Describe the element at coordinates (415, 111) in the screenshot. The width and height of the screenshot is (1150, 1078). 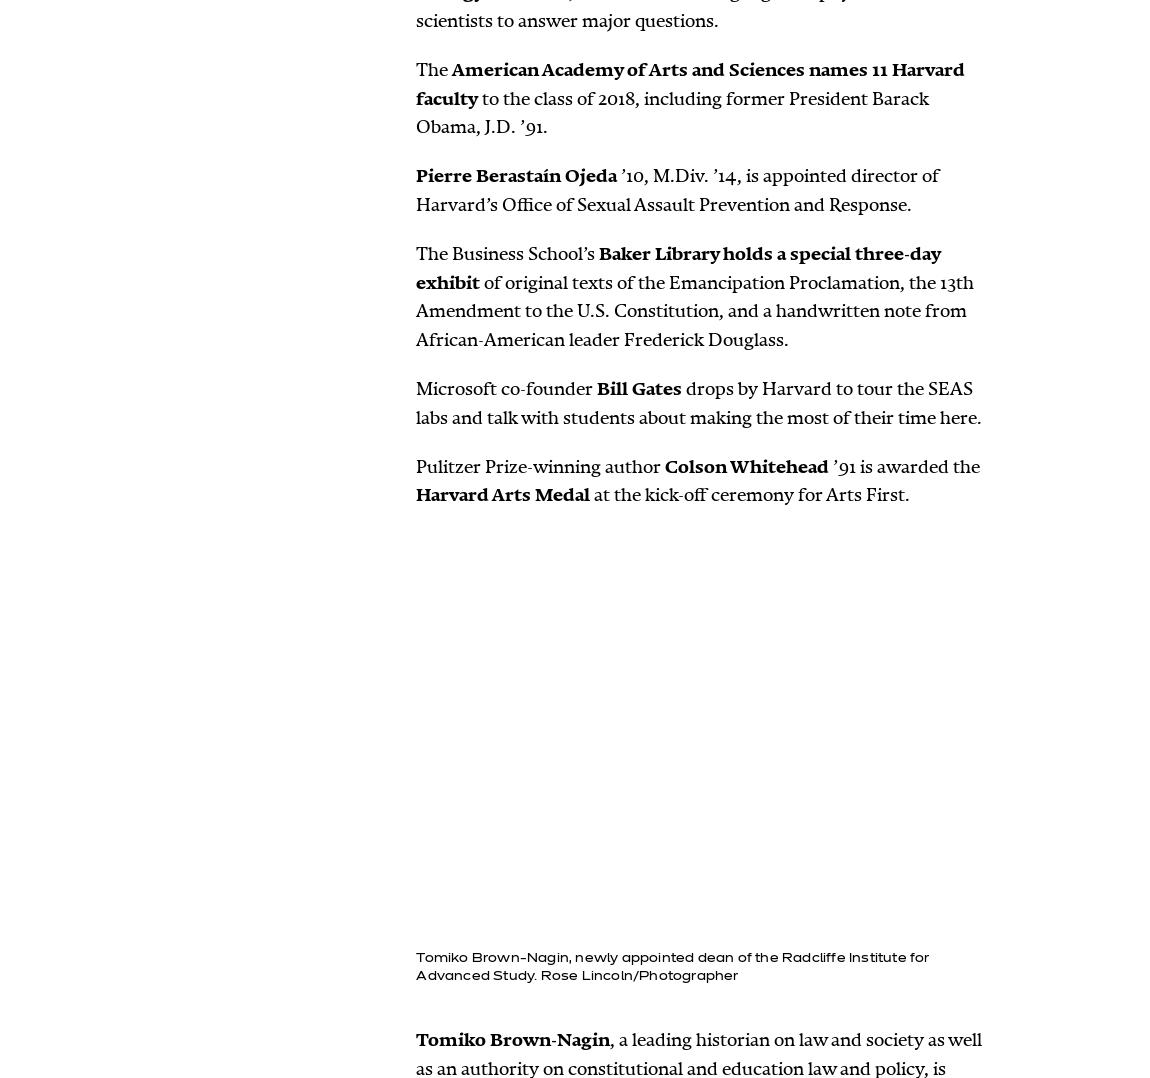
I see `'to the class of 2018, including former President Barack Obama, J.D. ’91.'` at that location.